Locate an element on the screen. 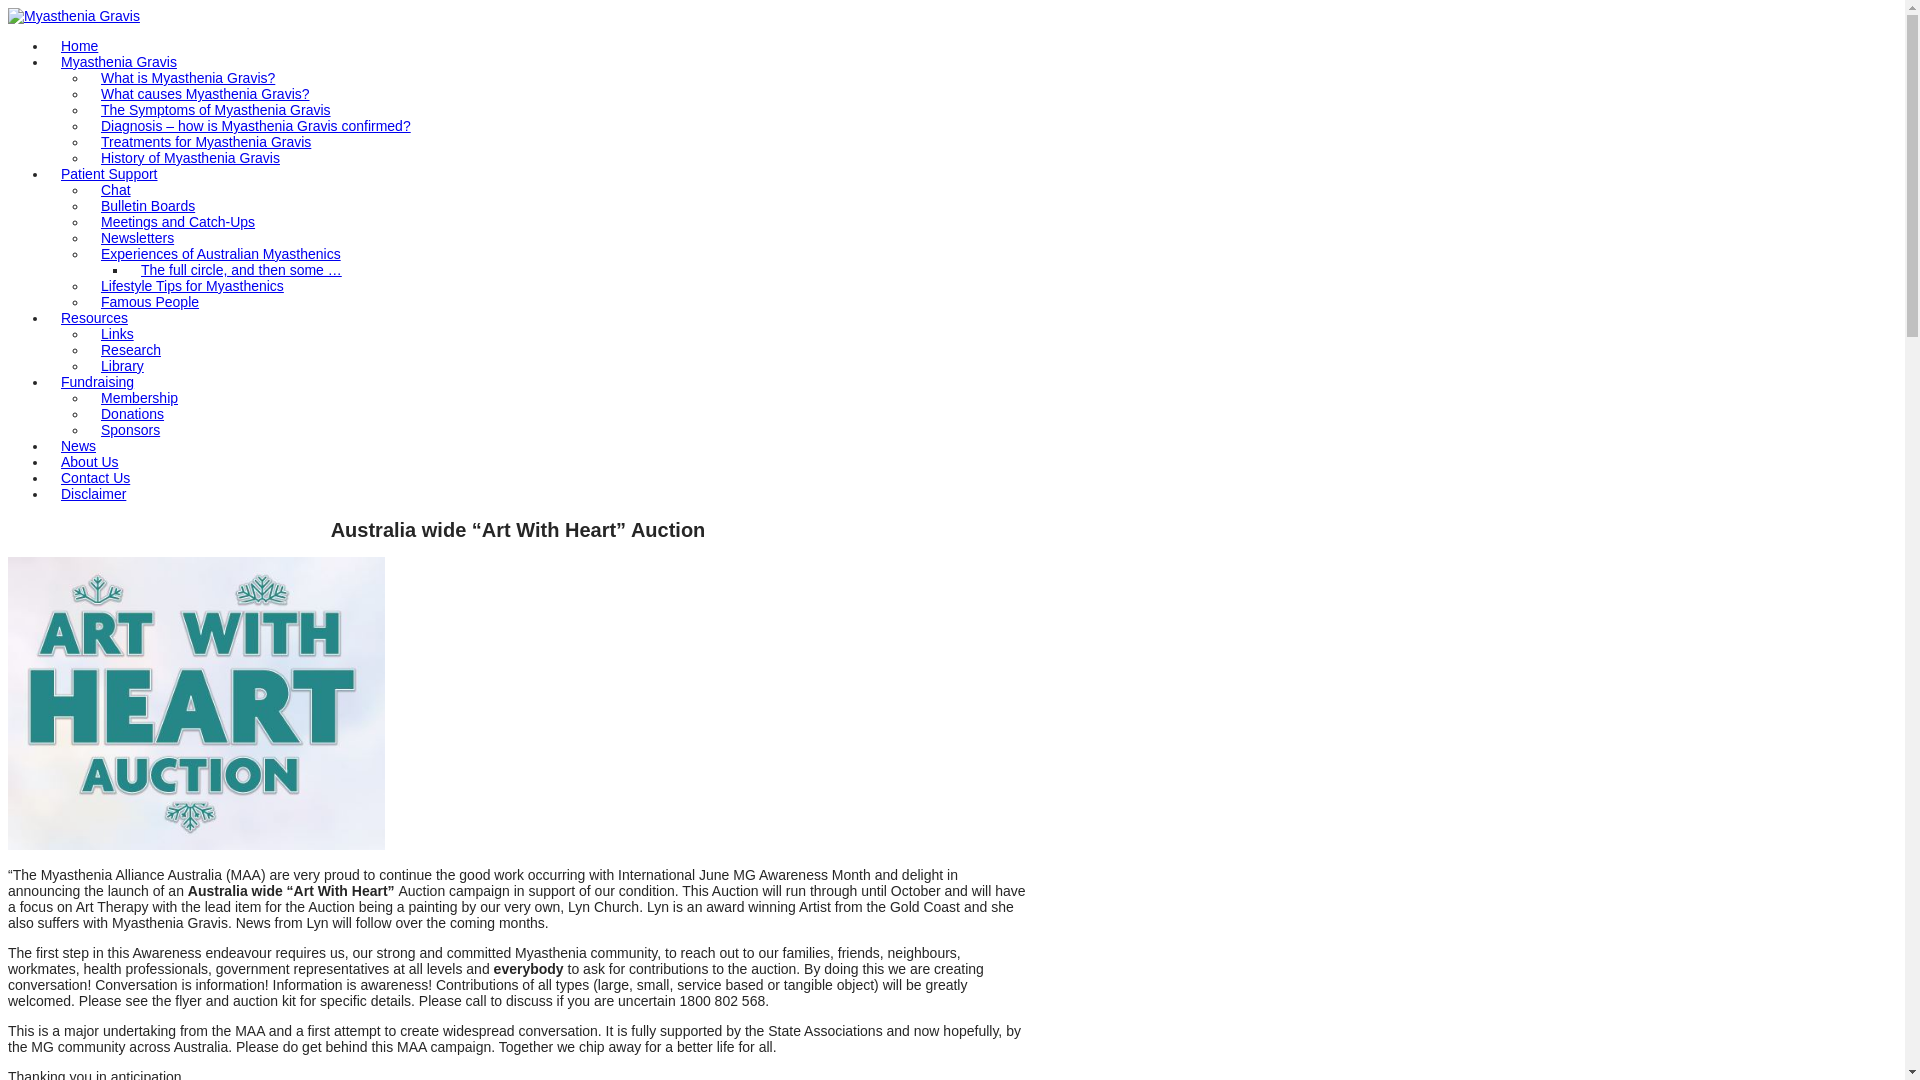  'News' is located at coordinates (78, 445).